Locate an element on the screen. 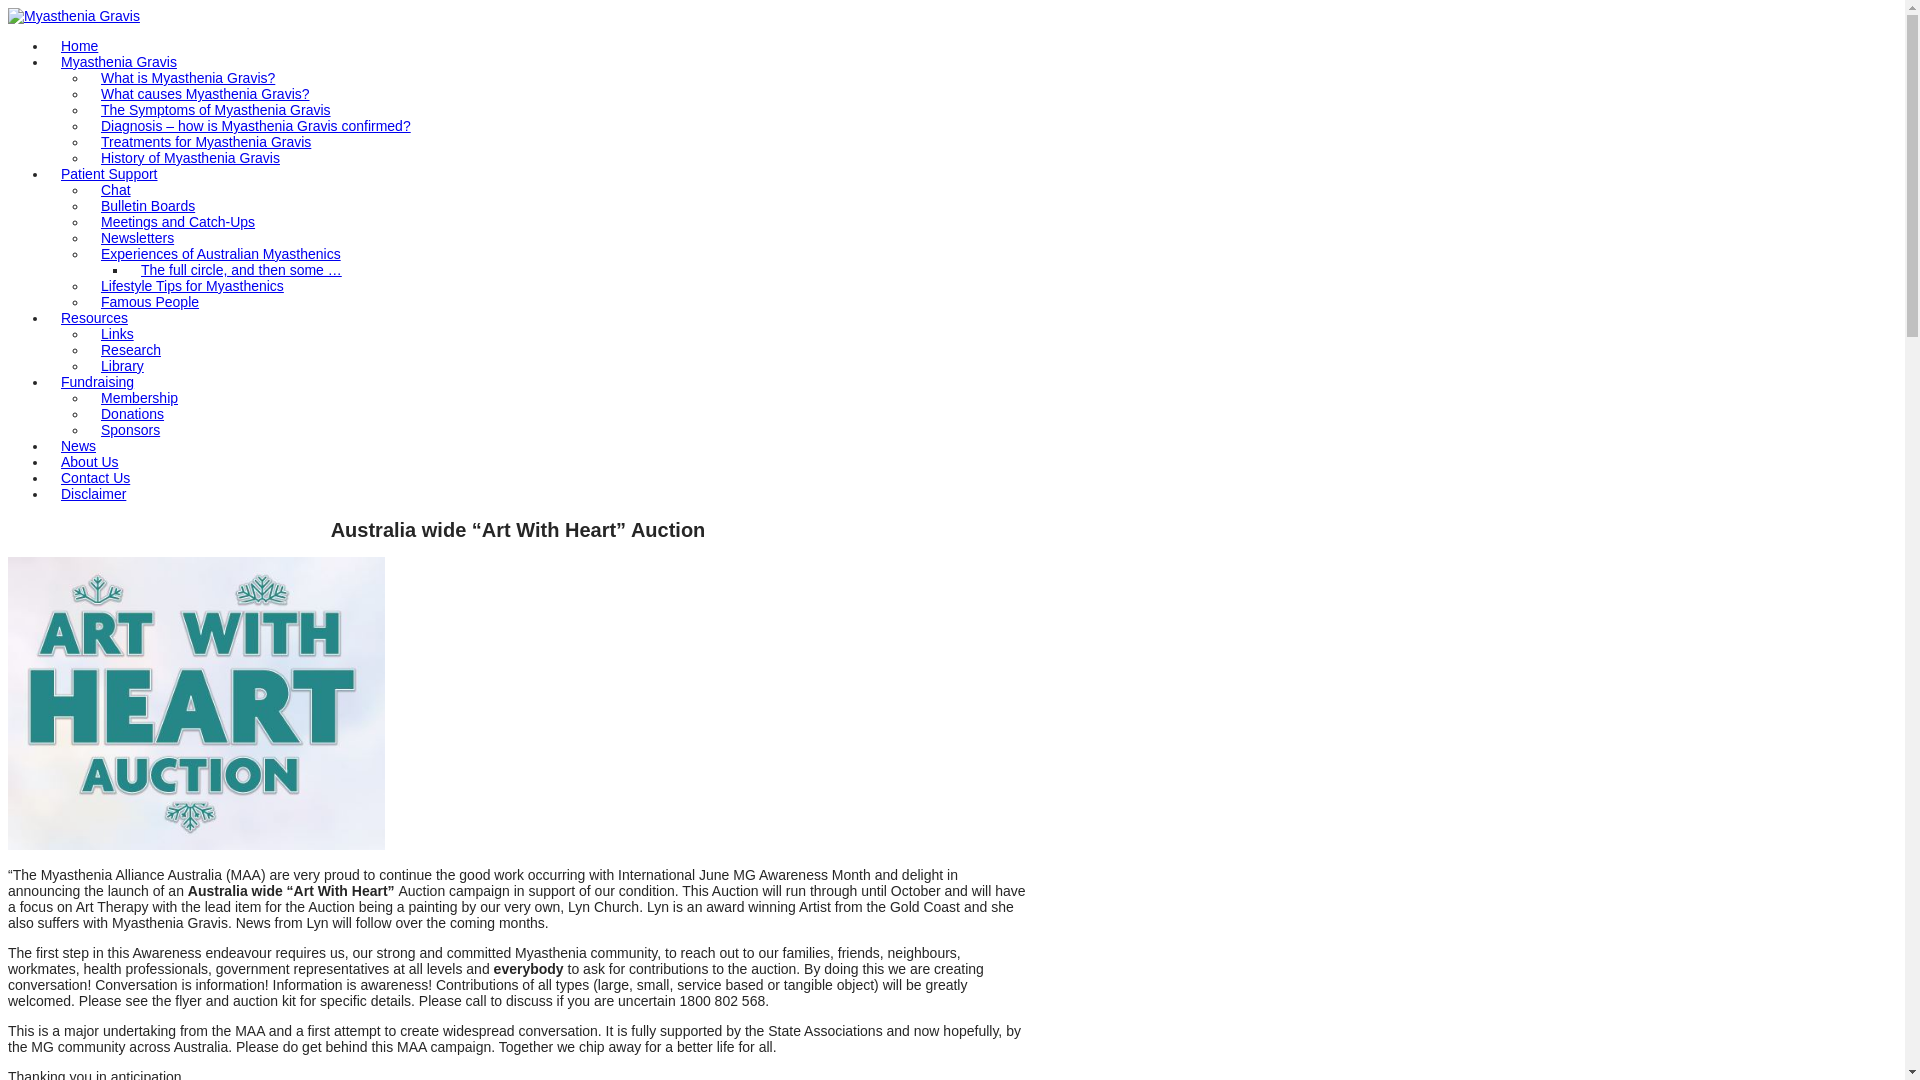  'News' is located at coordinates (78, 445).